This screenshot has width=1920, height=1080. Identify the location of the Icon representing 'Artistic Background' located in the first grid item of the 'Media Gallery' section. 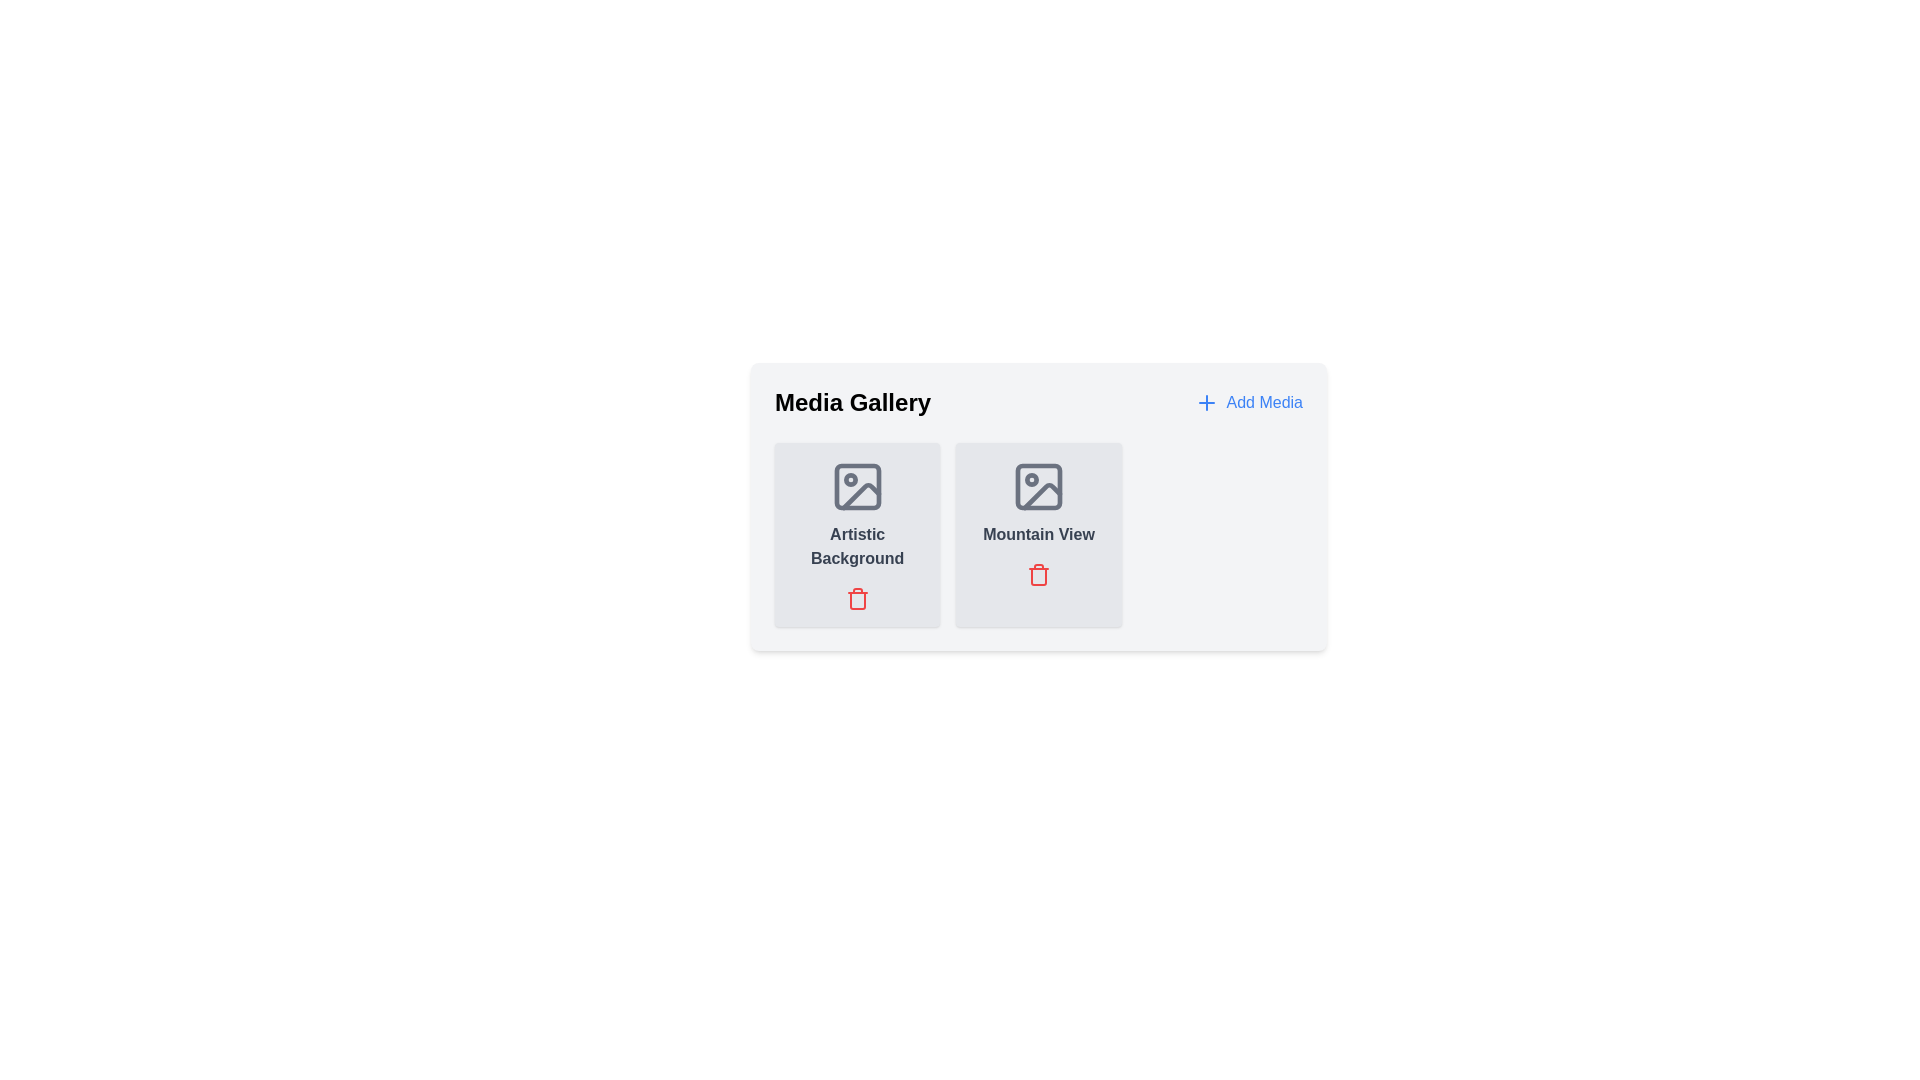
(857, 486).